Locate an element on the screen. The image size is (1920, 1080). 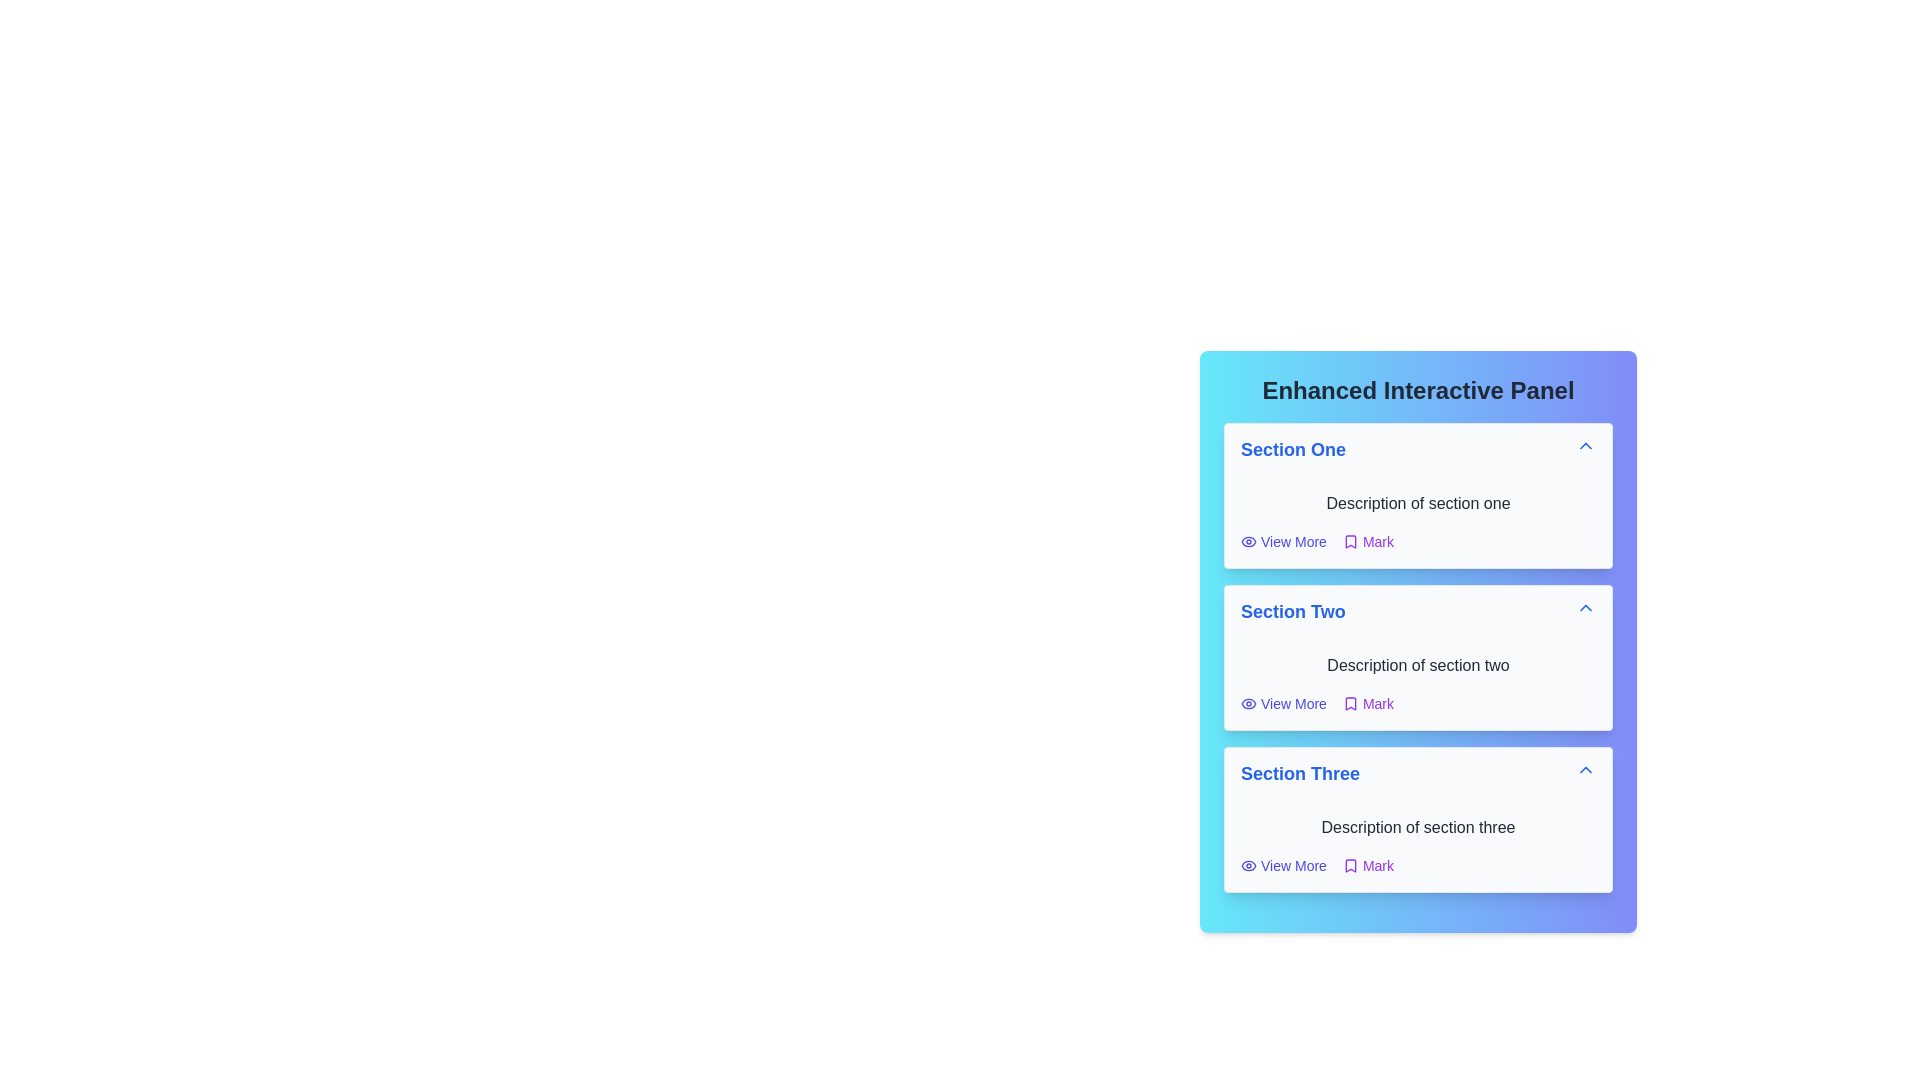
the text element displaying 'Section Three', which is styled in bold blue and located at the bottom of three vertically stacked sections is located at coordinates (1300, 773).